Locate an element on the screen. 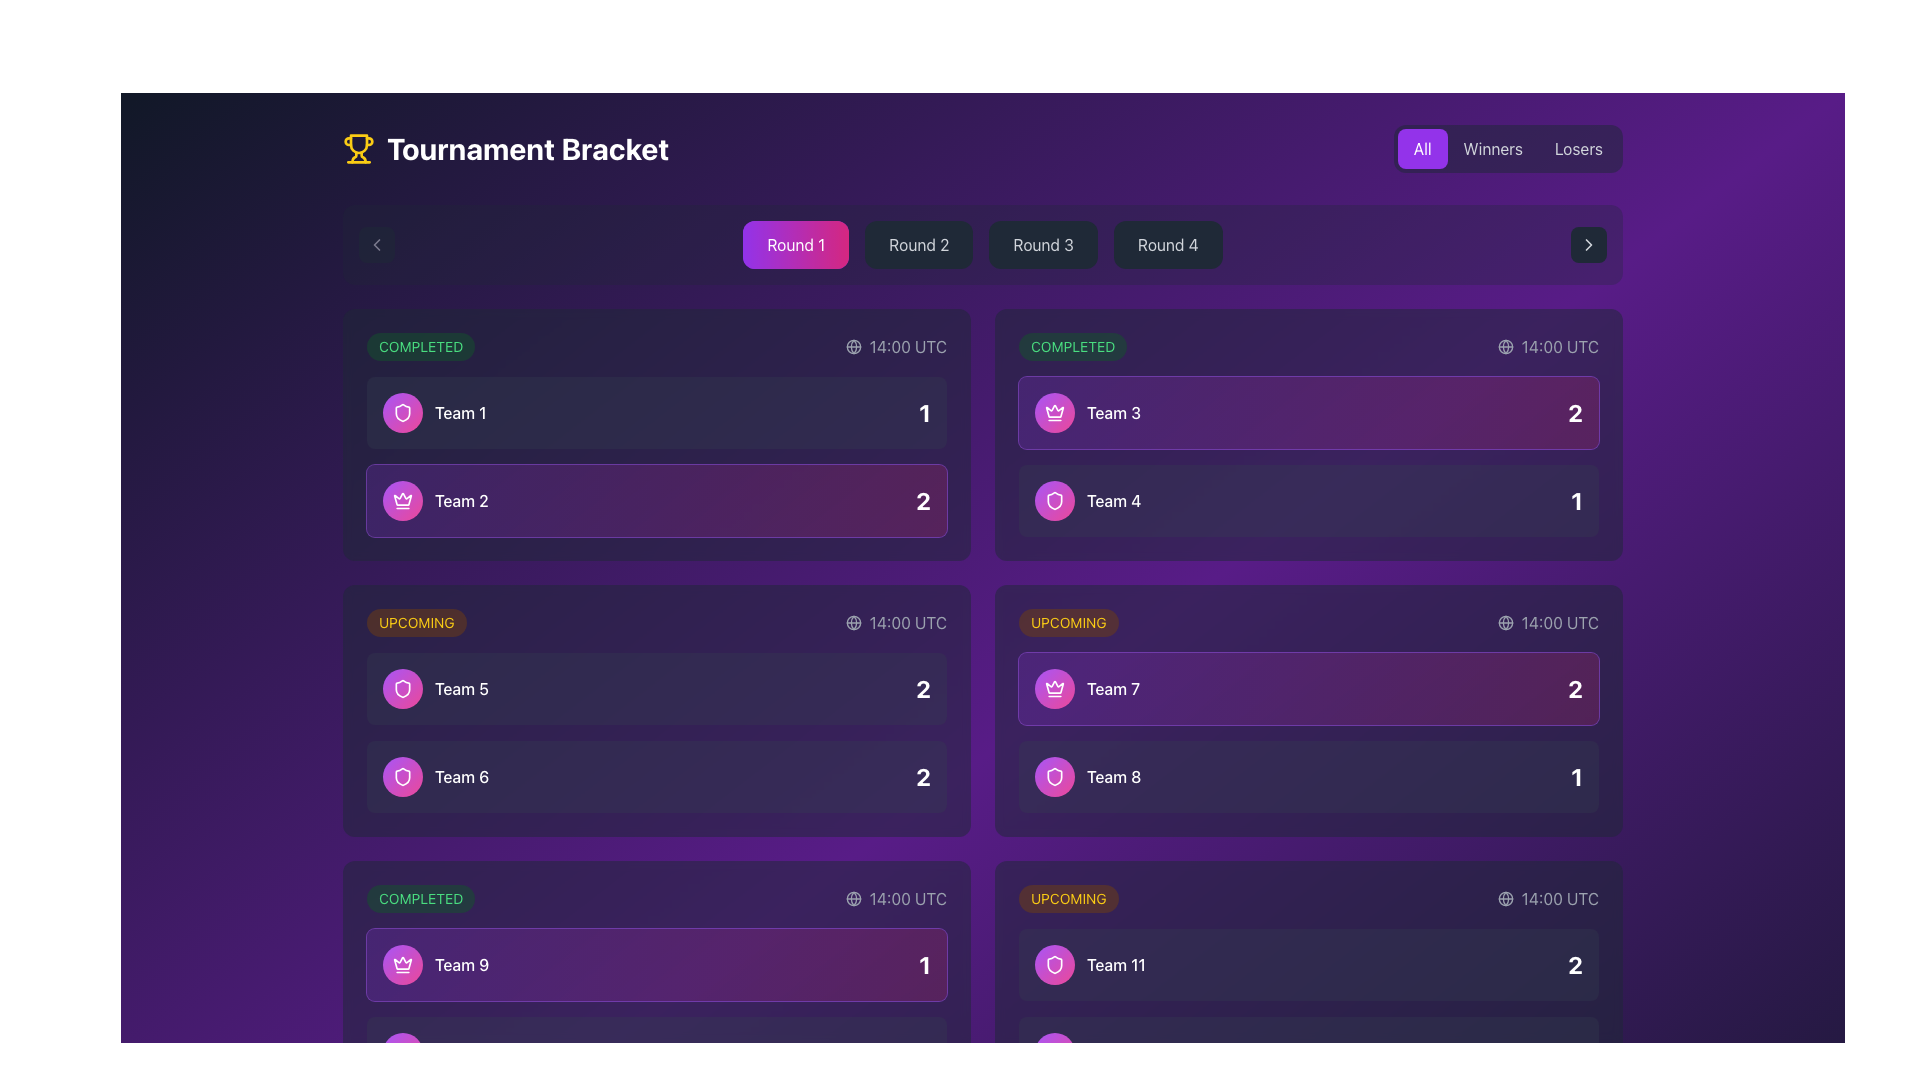 The width and height of the screenshot is (1920, 1080). the bold, white numeral '2' displayed on a purple background, located at the far-right side of a horizontal match card is located at coordinates (1574, 688).